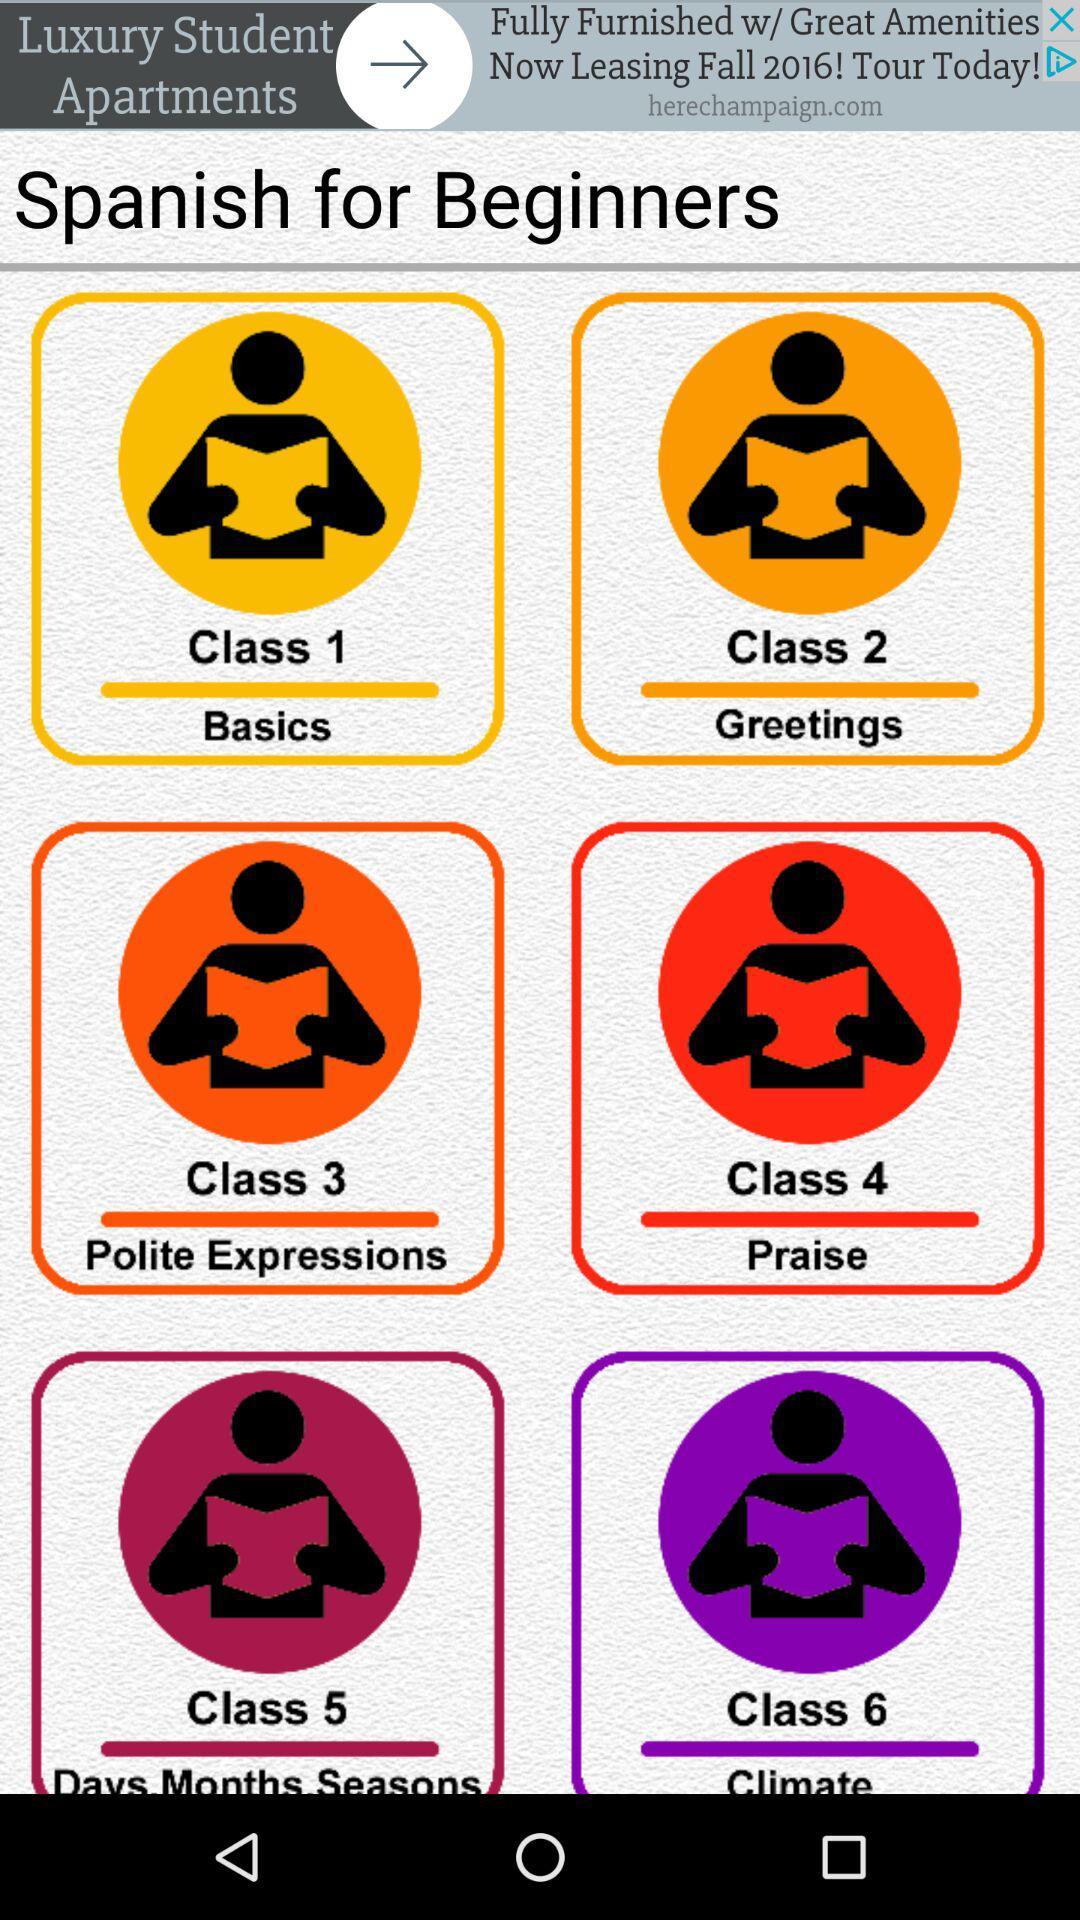  What do you see at coordinates (810, 1561) in the screenshot?
I see `choose level difficulty` at bounding box center [810, 1561].